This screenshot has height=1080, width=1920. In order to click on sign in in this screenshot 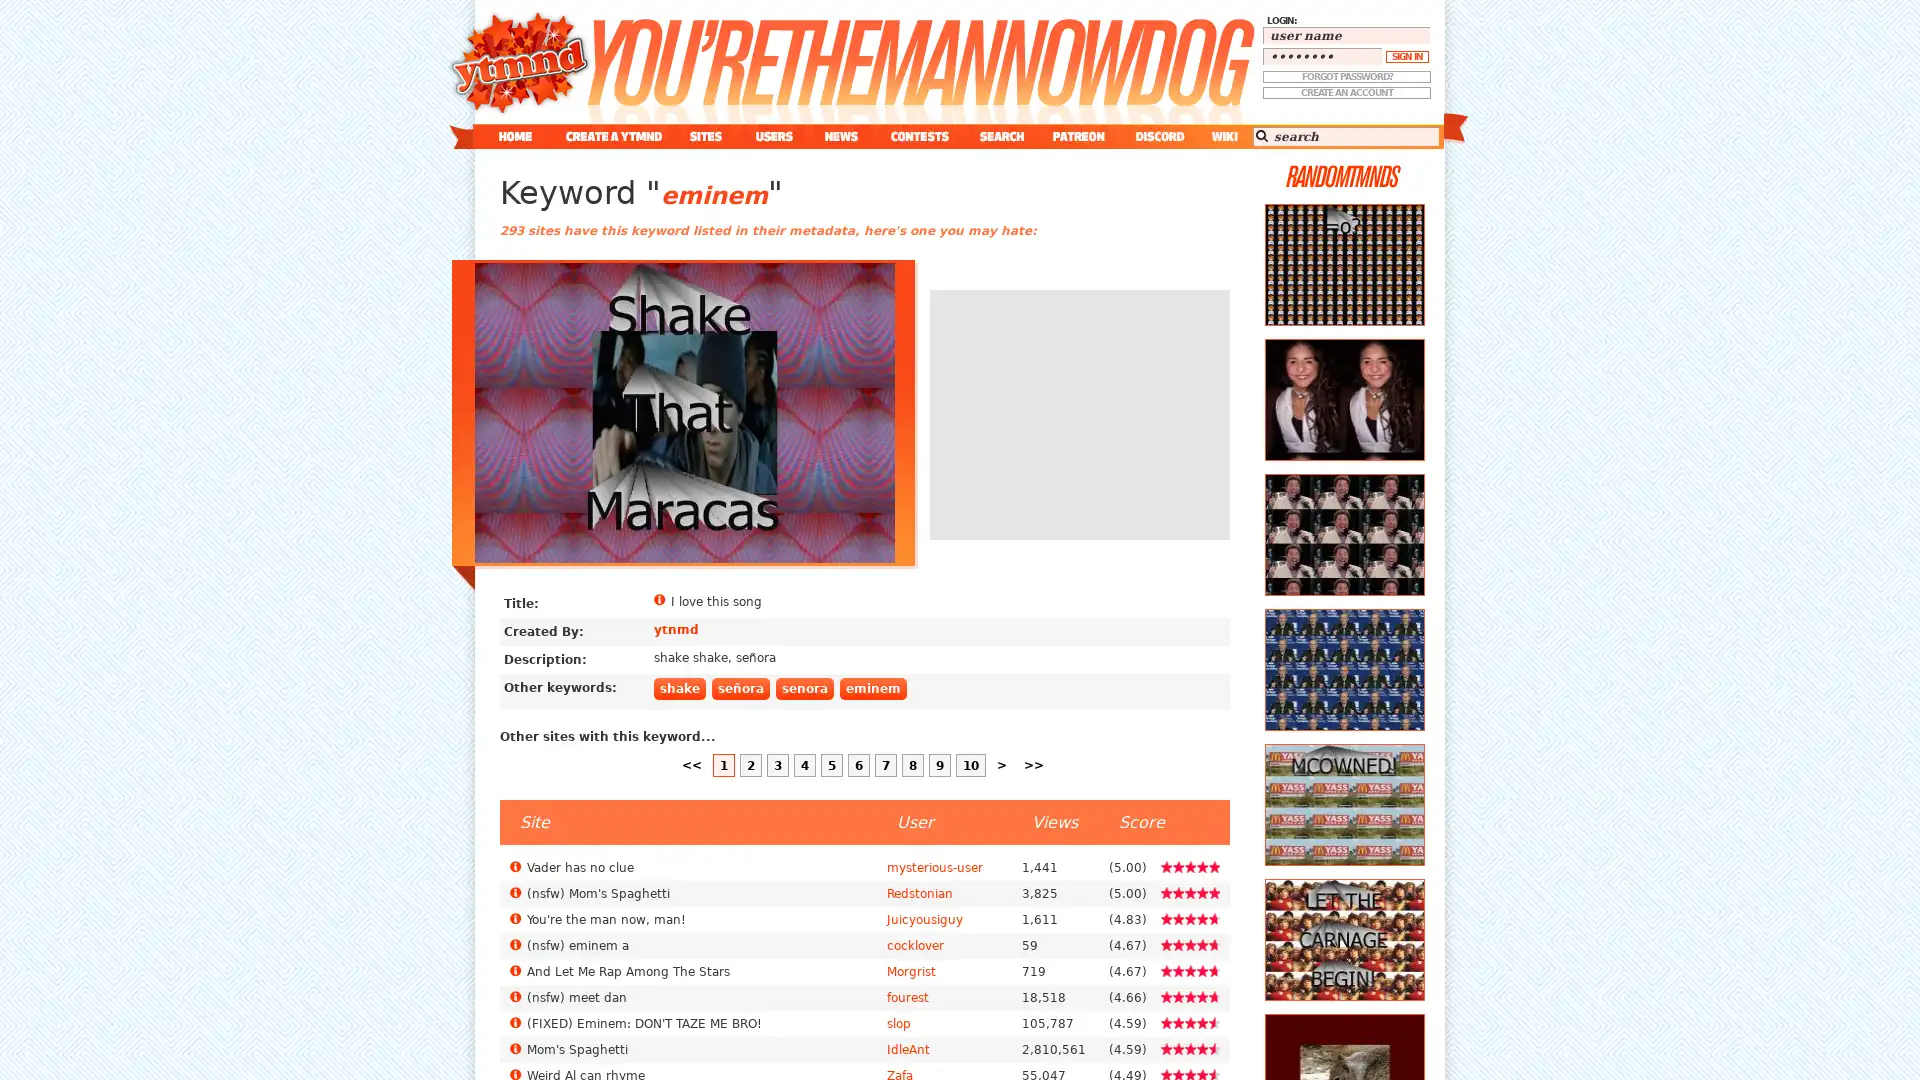, I will do `click(1406, 56)`.